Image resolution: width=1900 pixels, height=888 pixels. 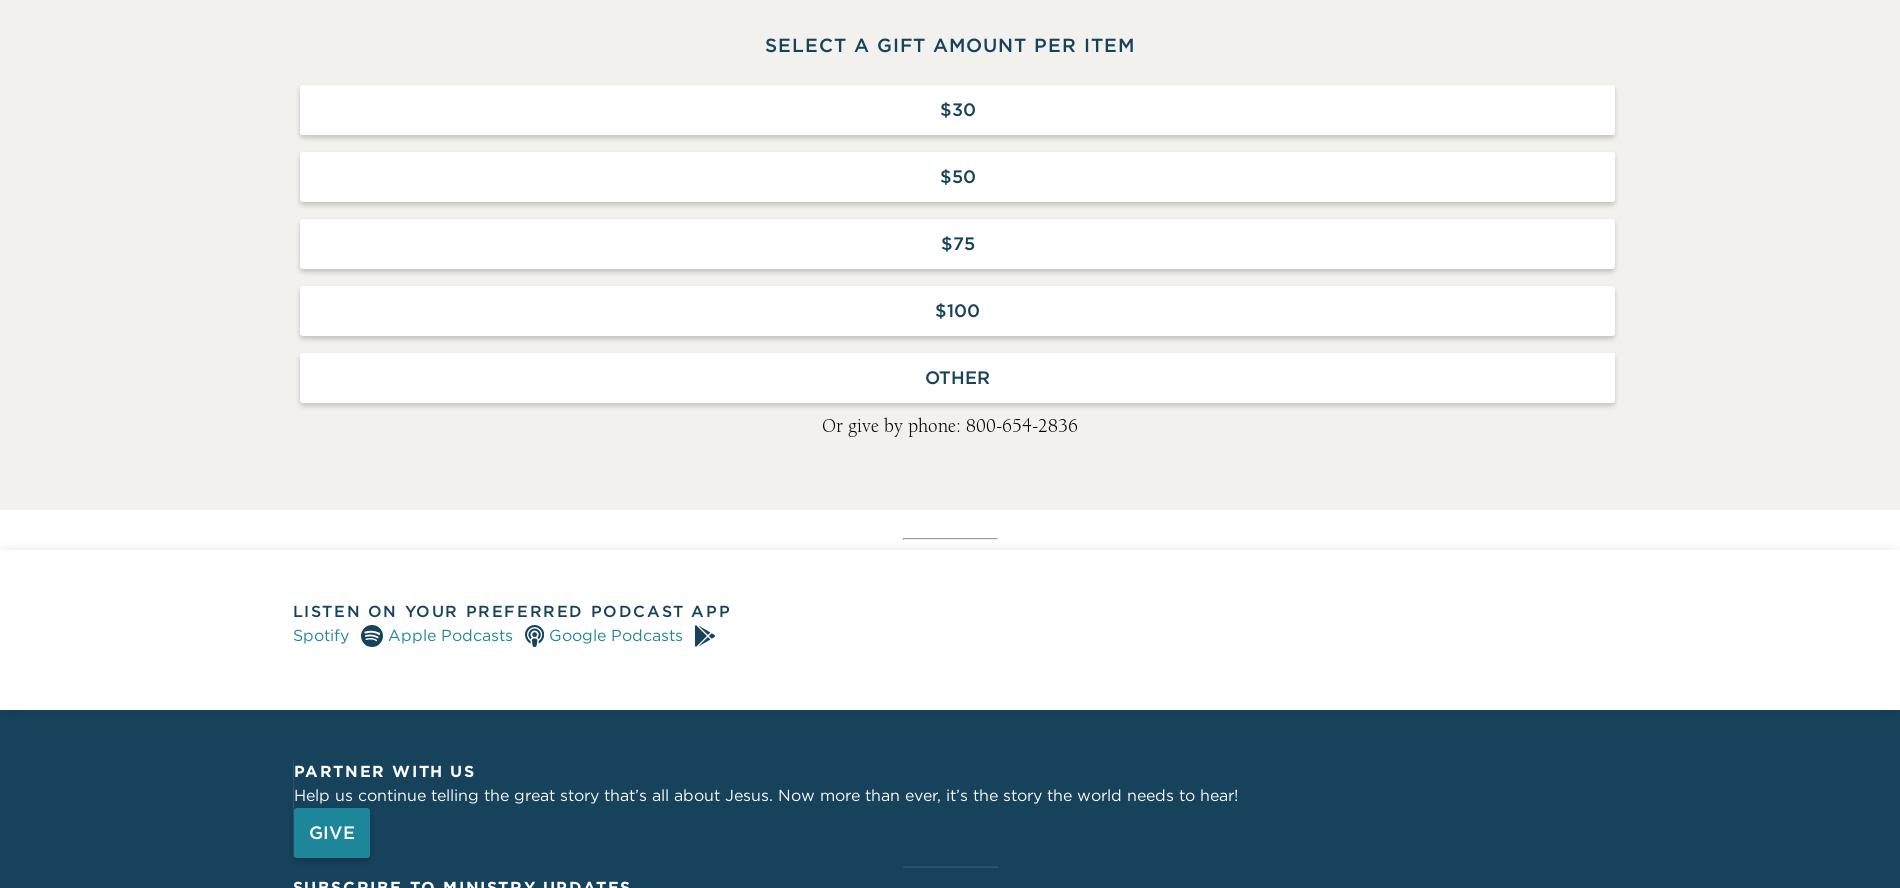 What do you see at coordinates (950, 331) in the screenshot?
I see `'Financial Accountability'` at bounding box center [950, 331].